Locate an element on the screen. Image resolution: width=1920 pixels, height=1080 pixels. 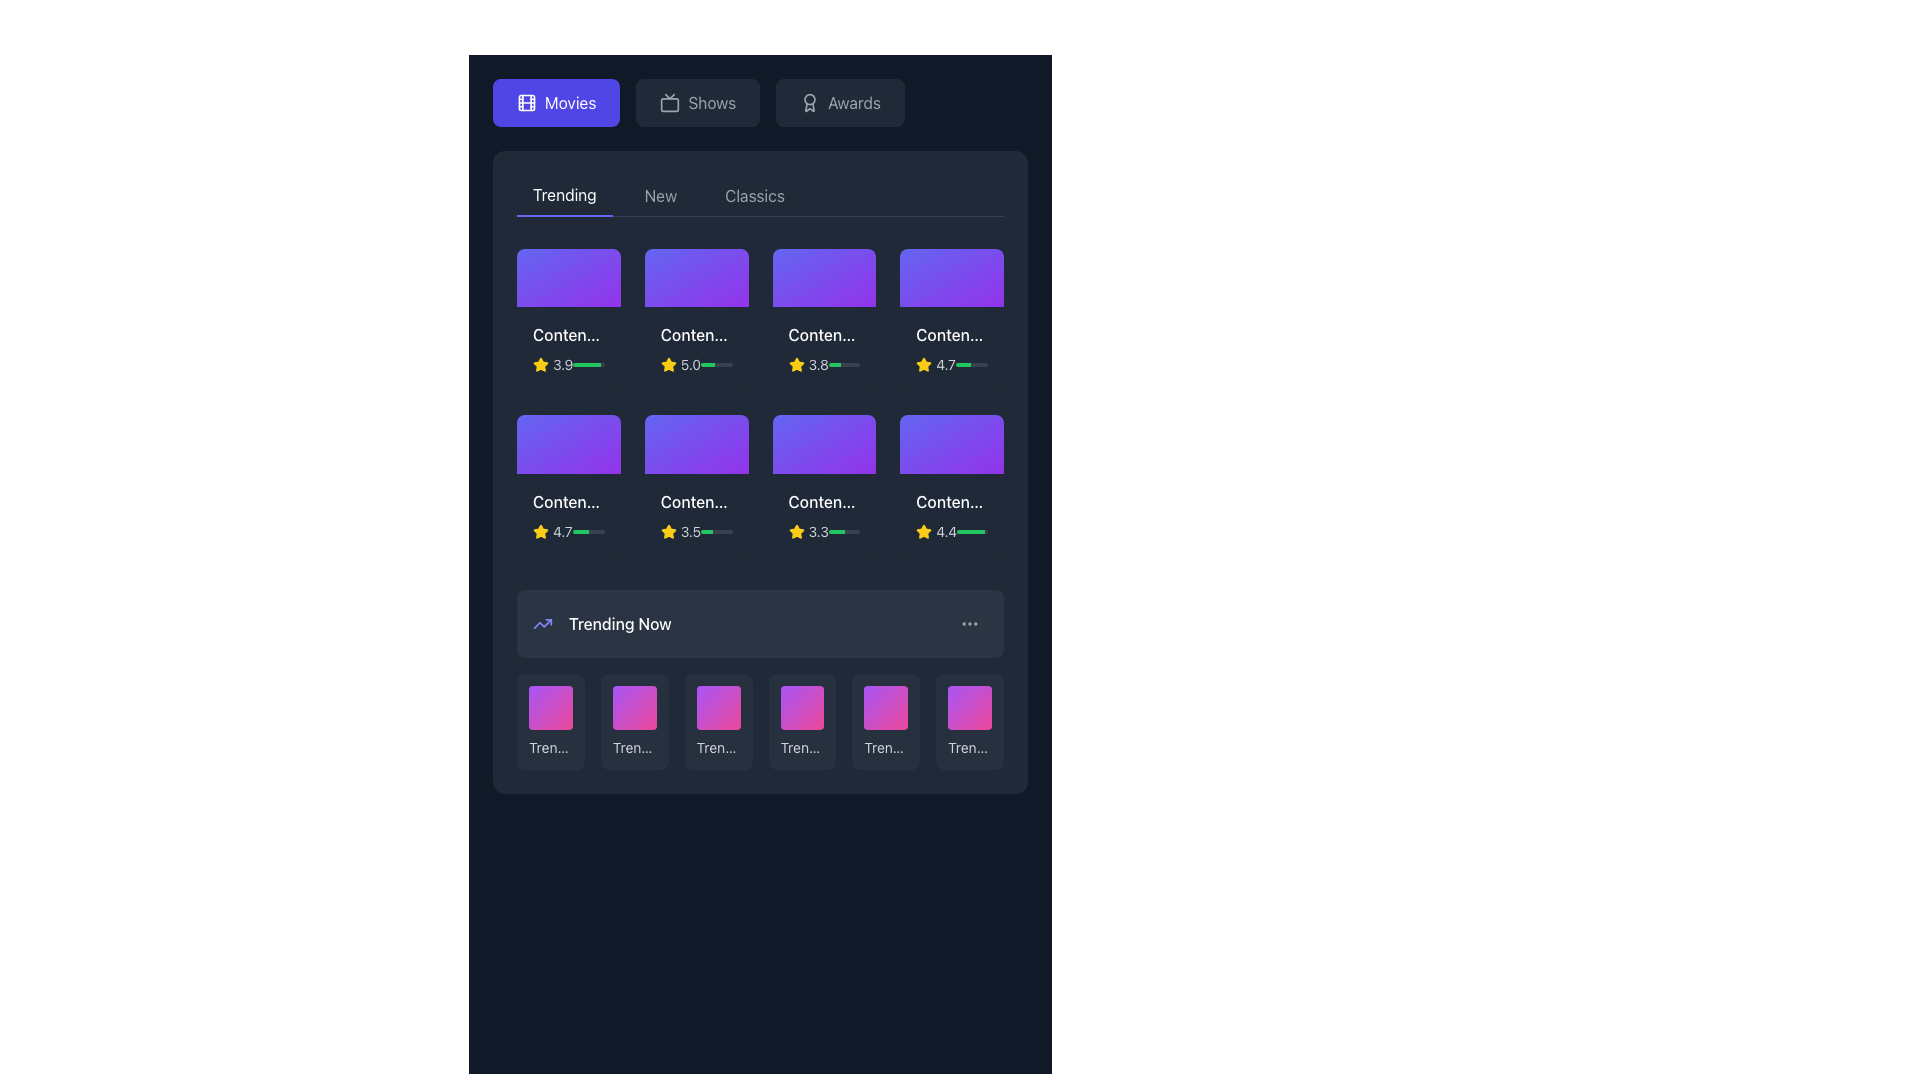
rating value displayed on the Text Label located below the movie card in the second column of the top row in the 'Trending' section, positioned to the right of a star icon is located at coordinates (690, 365).